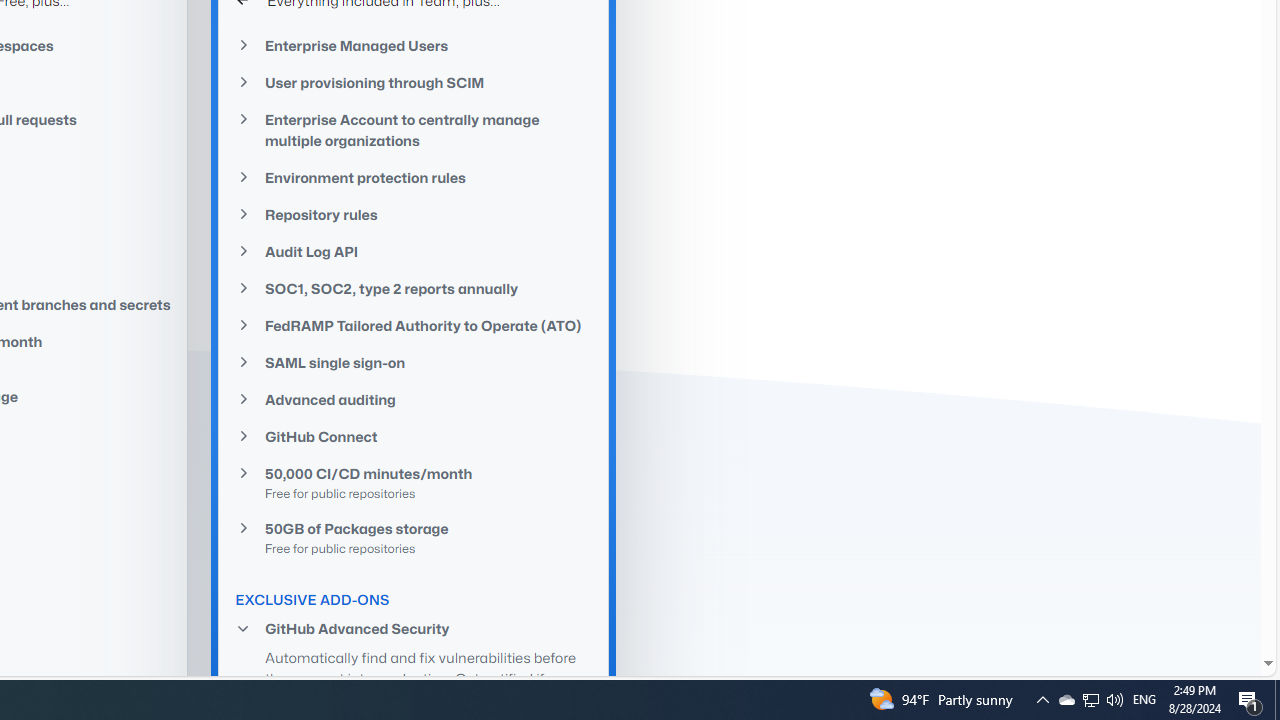 The height and width of the screenshot is (720, 1280). What do you see at coordinates (413, 435) in the screenshot?
I see `'GitHub Connect'` at bounding box center [413, 435].